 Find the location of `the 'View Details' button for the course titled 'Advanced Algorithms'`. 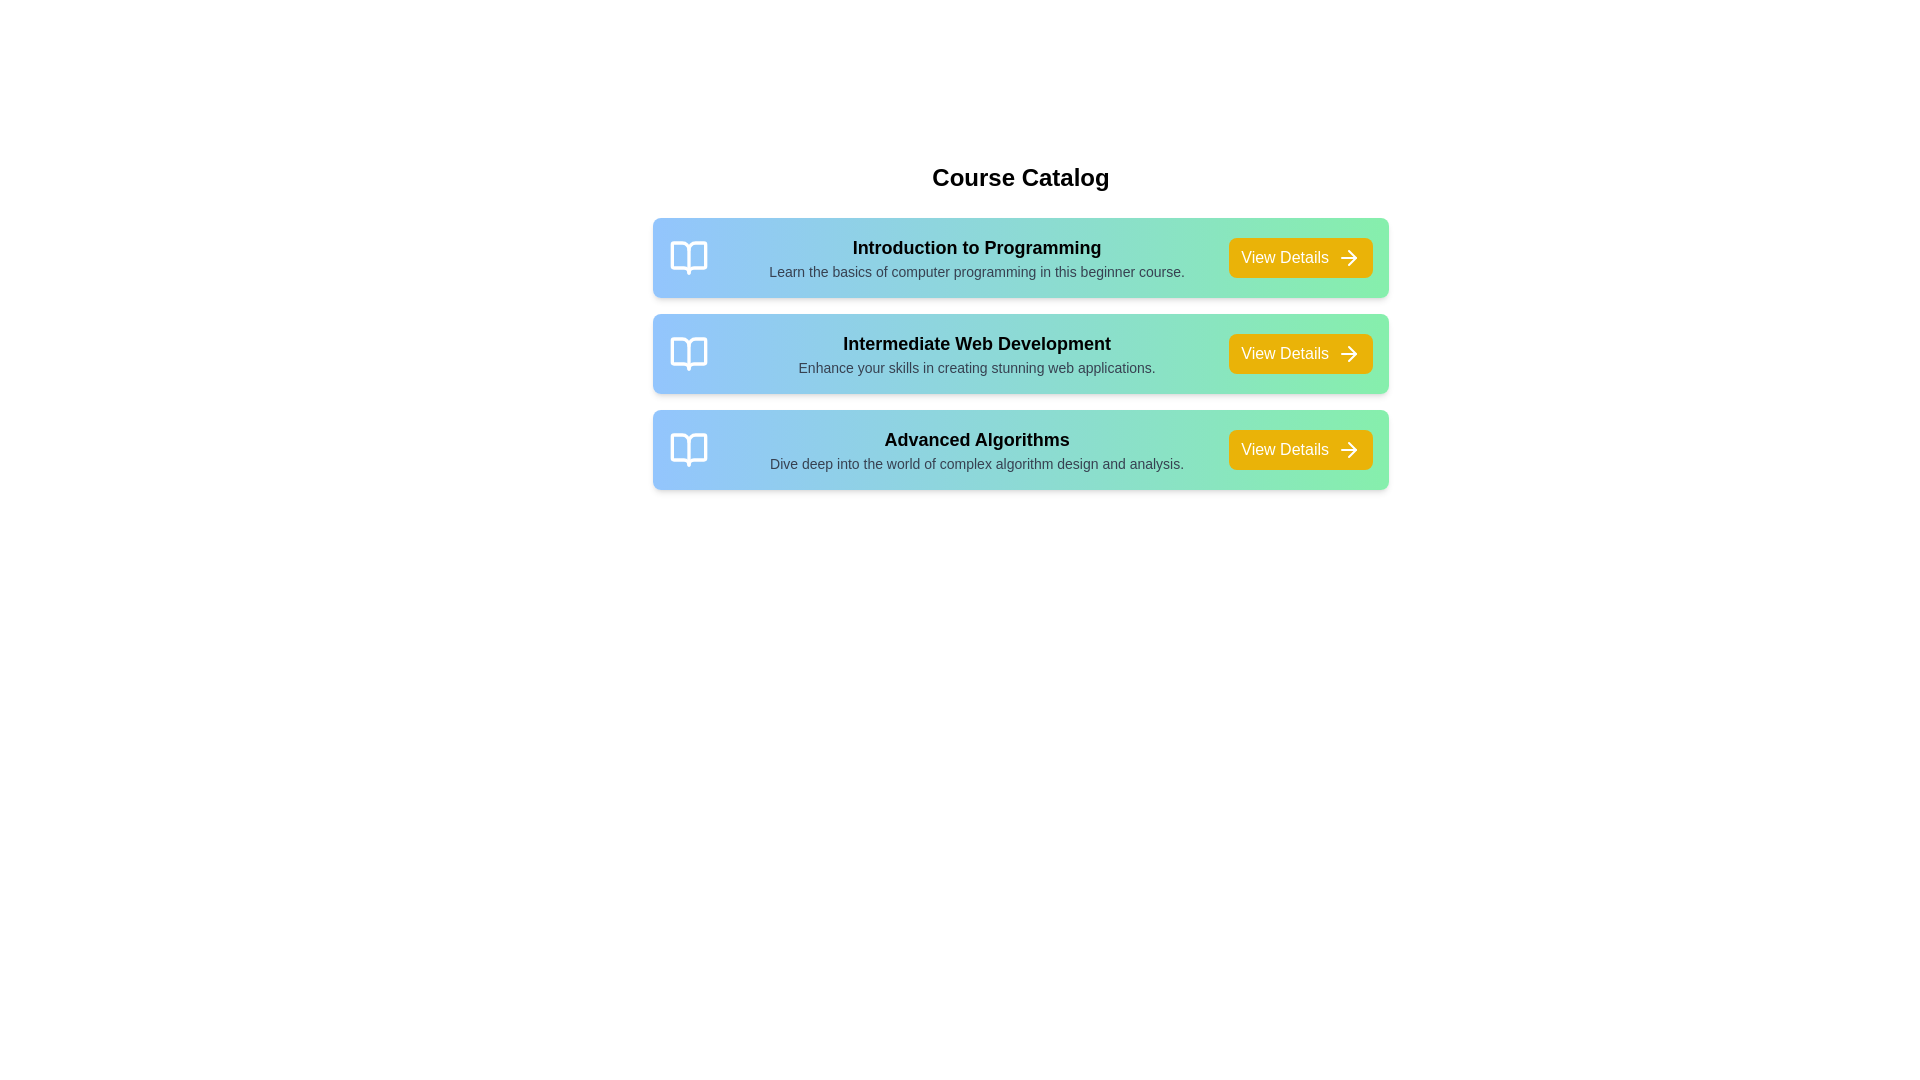

the 'View Details' button for the course titled 'Advanced Algorithms' is located at coordinates (1301, 450).